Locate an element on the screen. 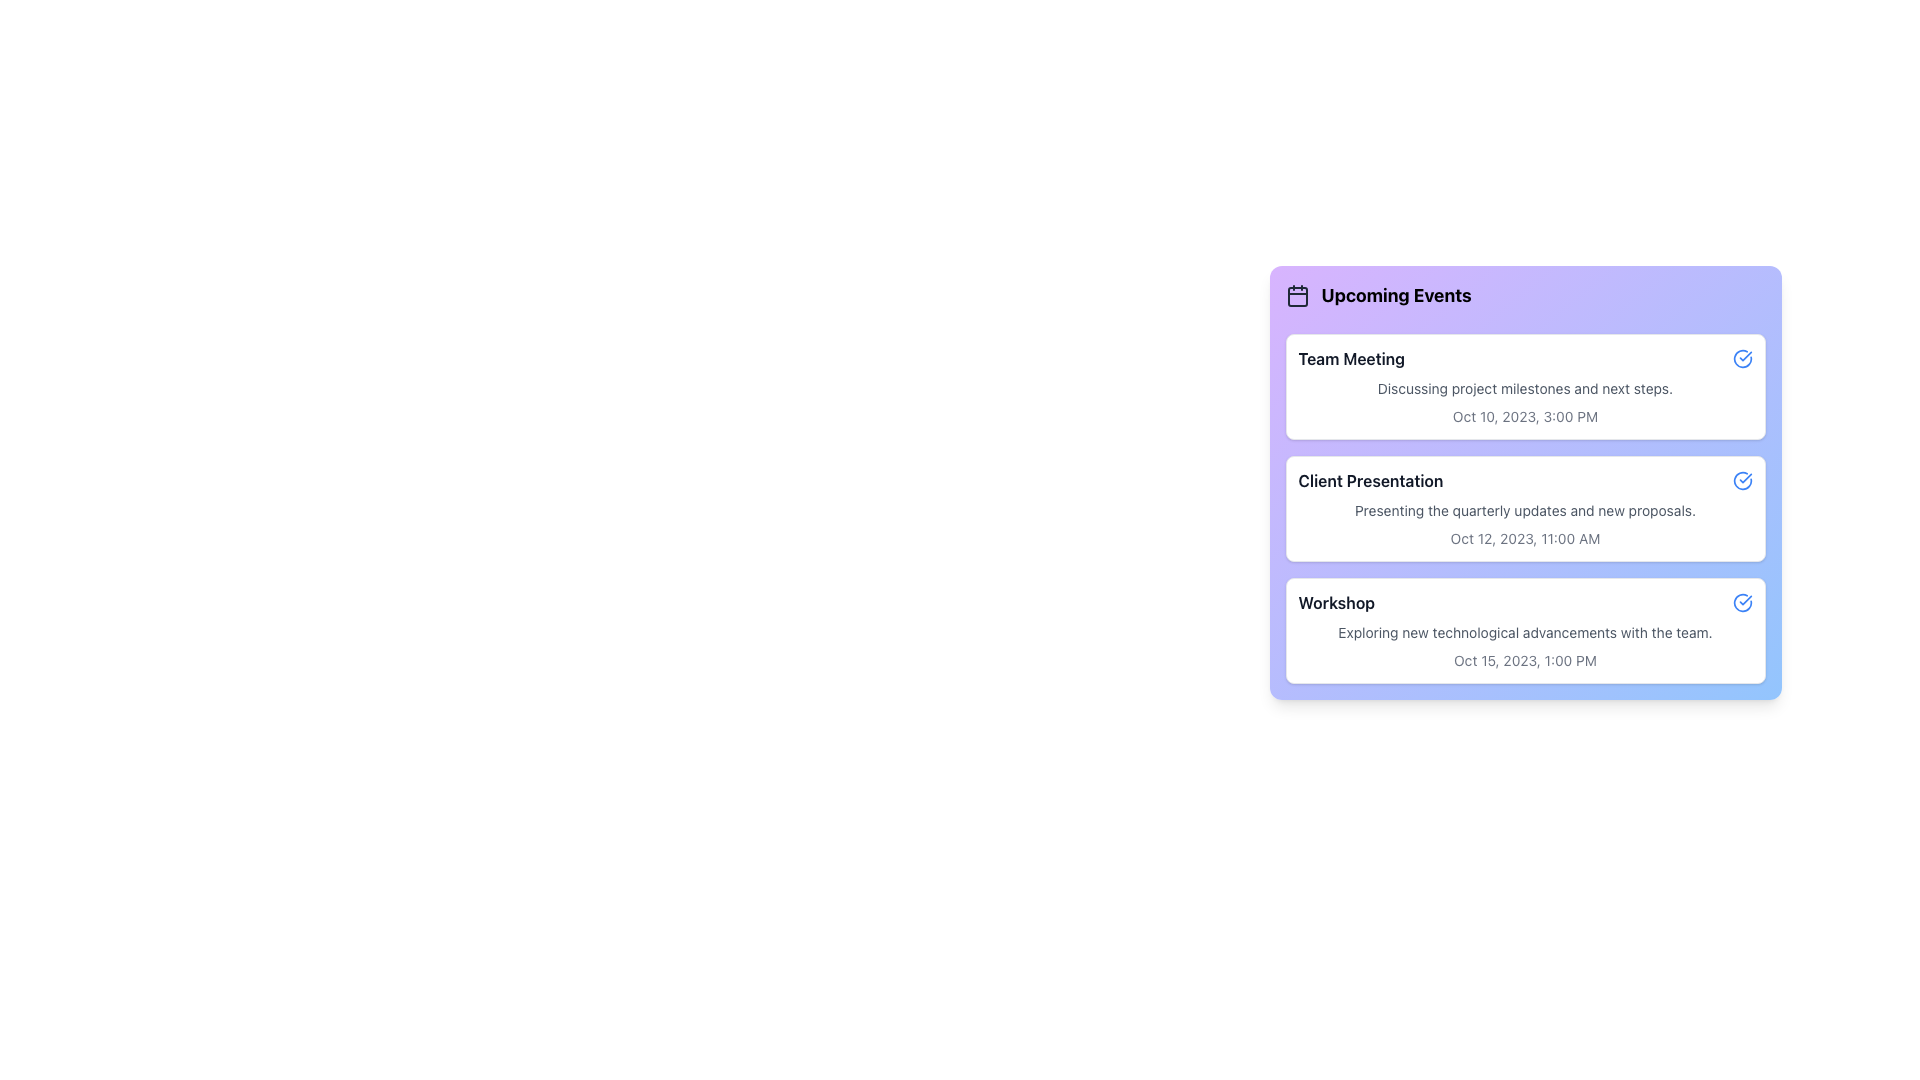  the circular blue checkmark icon button located at the far right of the 'Workshop' event entry in the 'Upcoming Events' section is located at coordinates (1741, 601).